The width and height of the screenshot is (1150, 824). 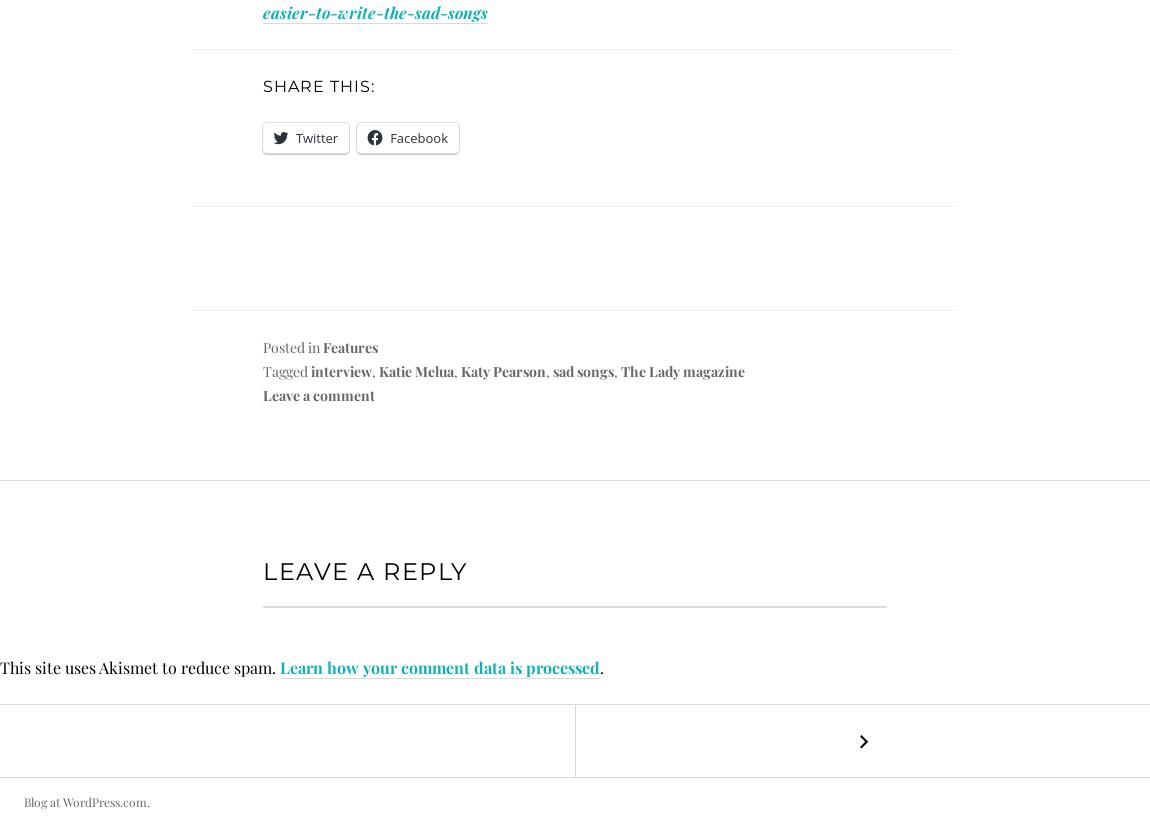 What do you see at coordinates (86, 801) in the screenshot?
I see `'Blog at WordPress.com.'` at bounding box center [86, 801].